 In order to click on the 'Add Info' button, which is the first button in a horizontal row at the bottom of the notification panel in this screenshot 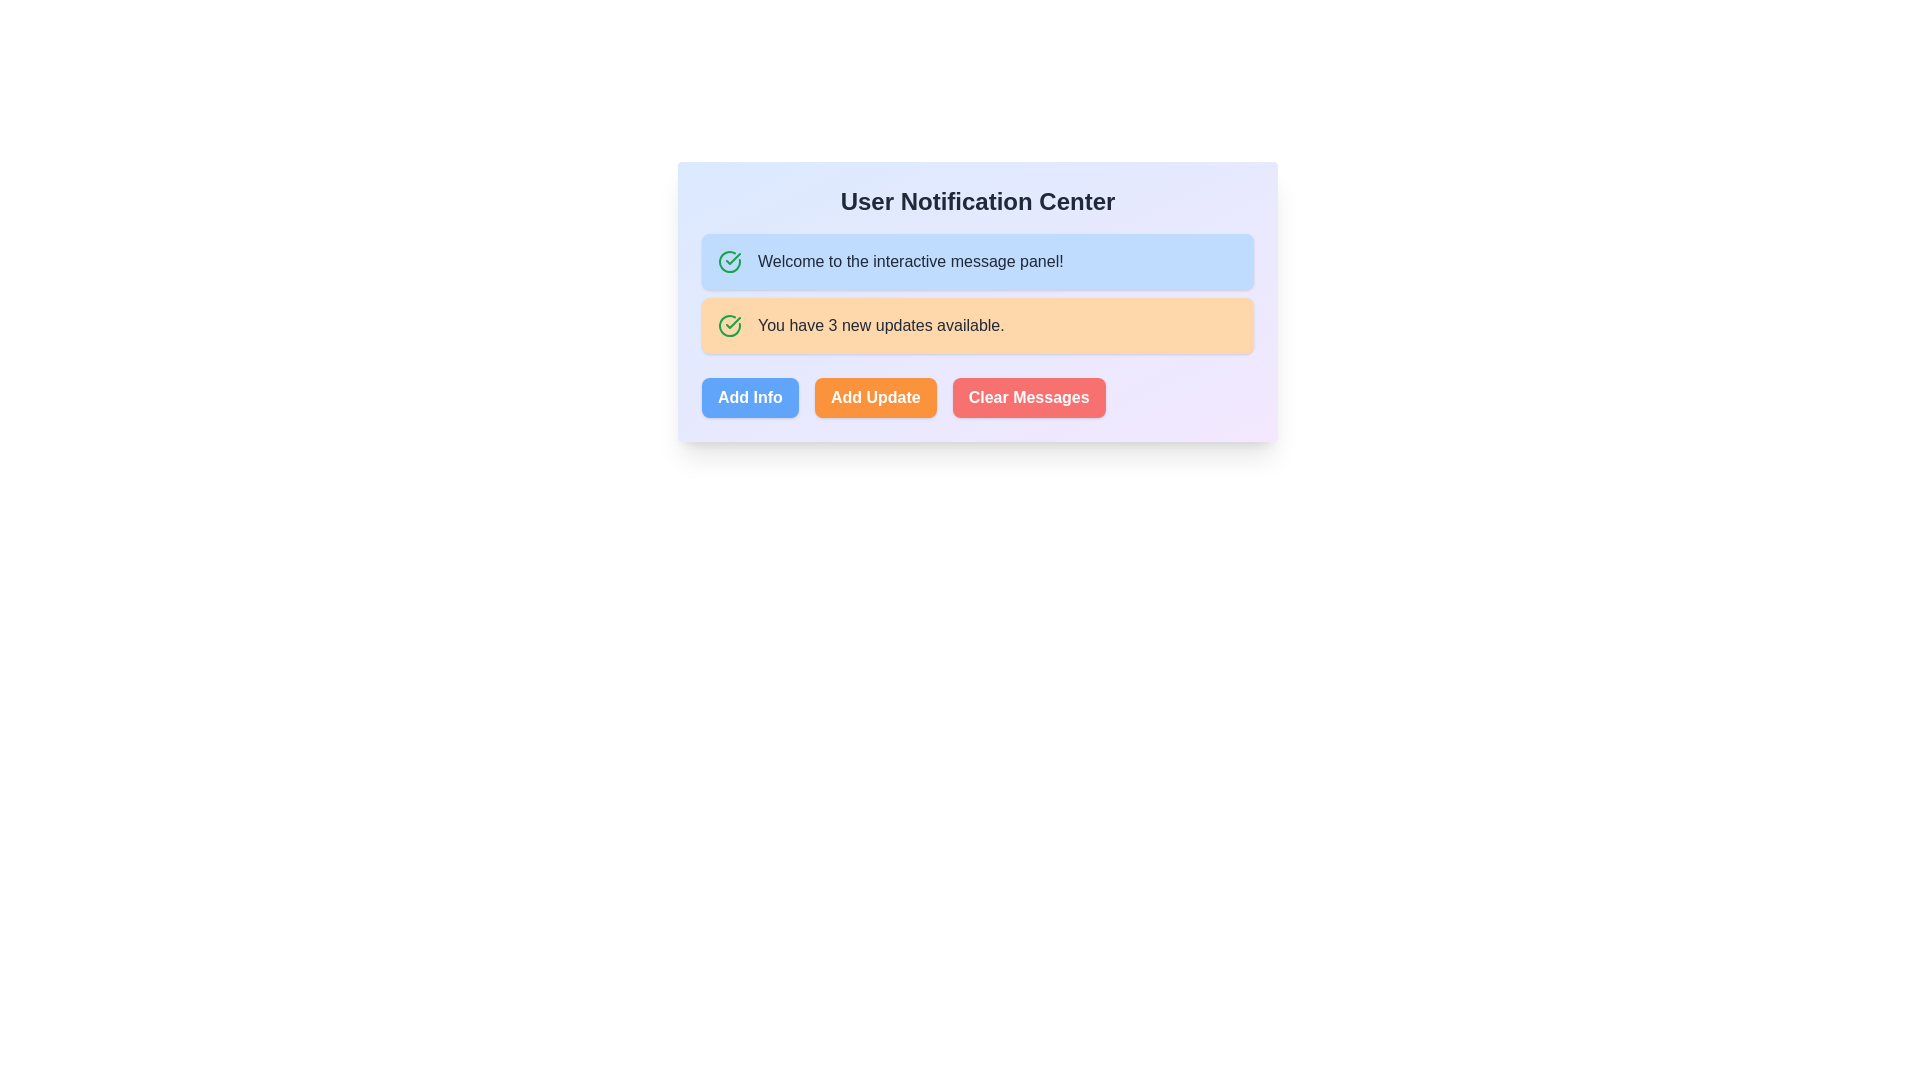, I will do `click(749, 397)`.